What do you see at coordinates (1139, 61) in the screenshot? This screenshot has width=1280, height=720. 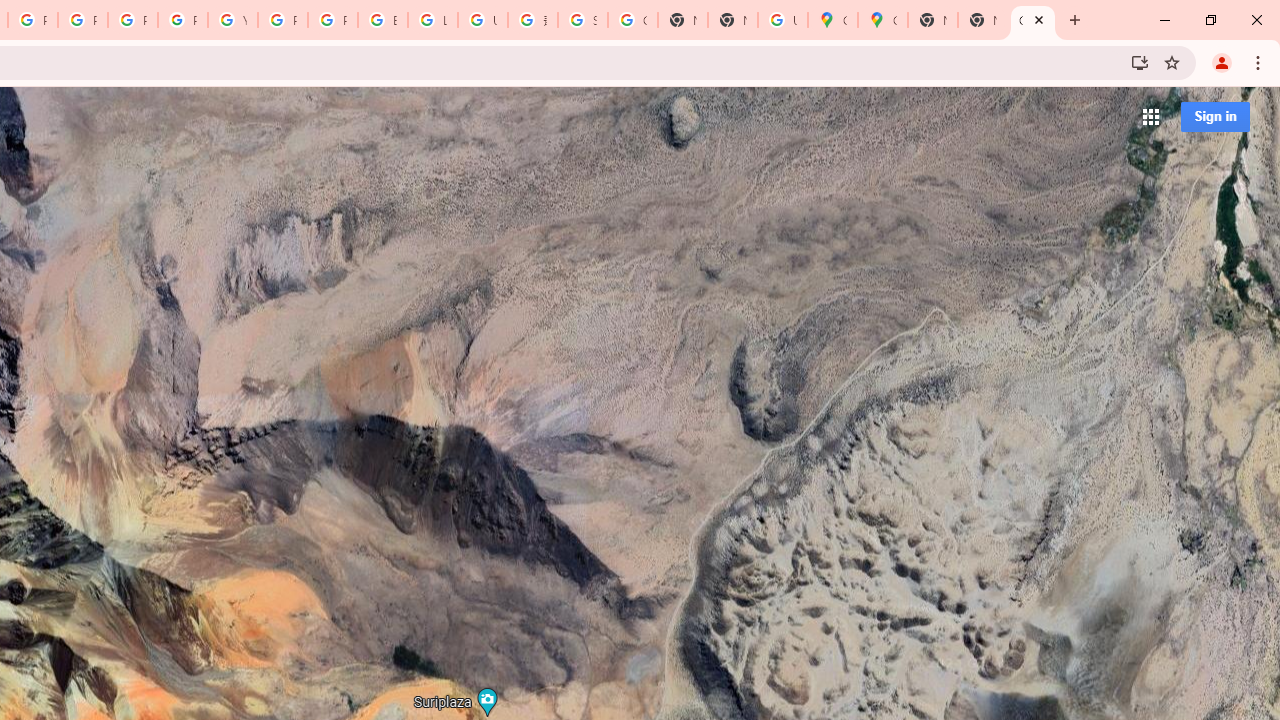 I see `'Install Google Maps'` at bounding box center [1139, 61].